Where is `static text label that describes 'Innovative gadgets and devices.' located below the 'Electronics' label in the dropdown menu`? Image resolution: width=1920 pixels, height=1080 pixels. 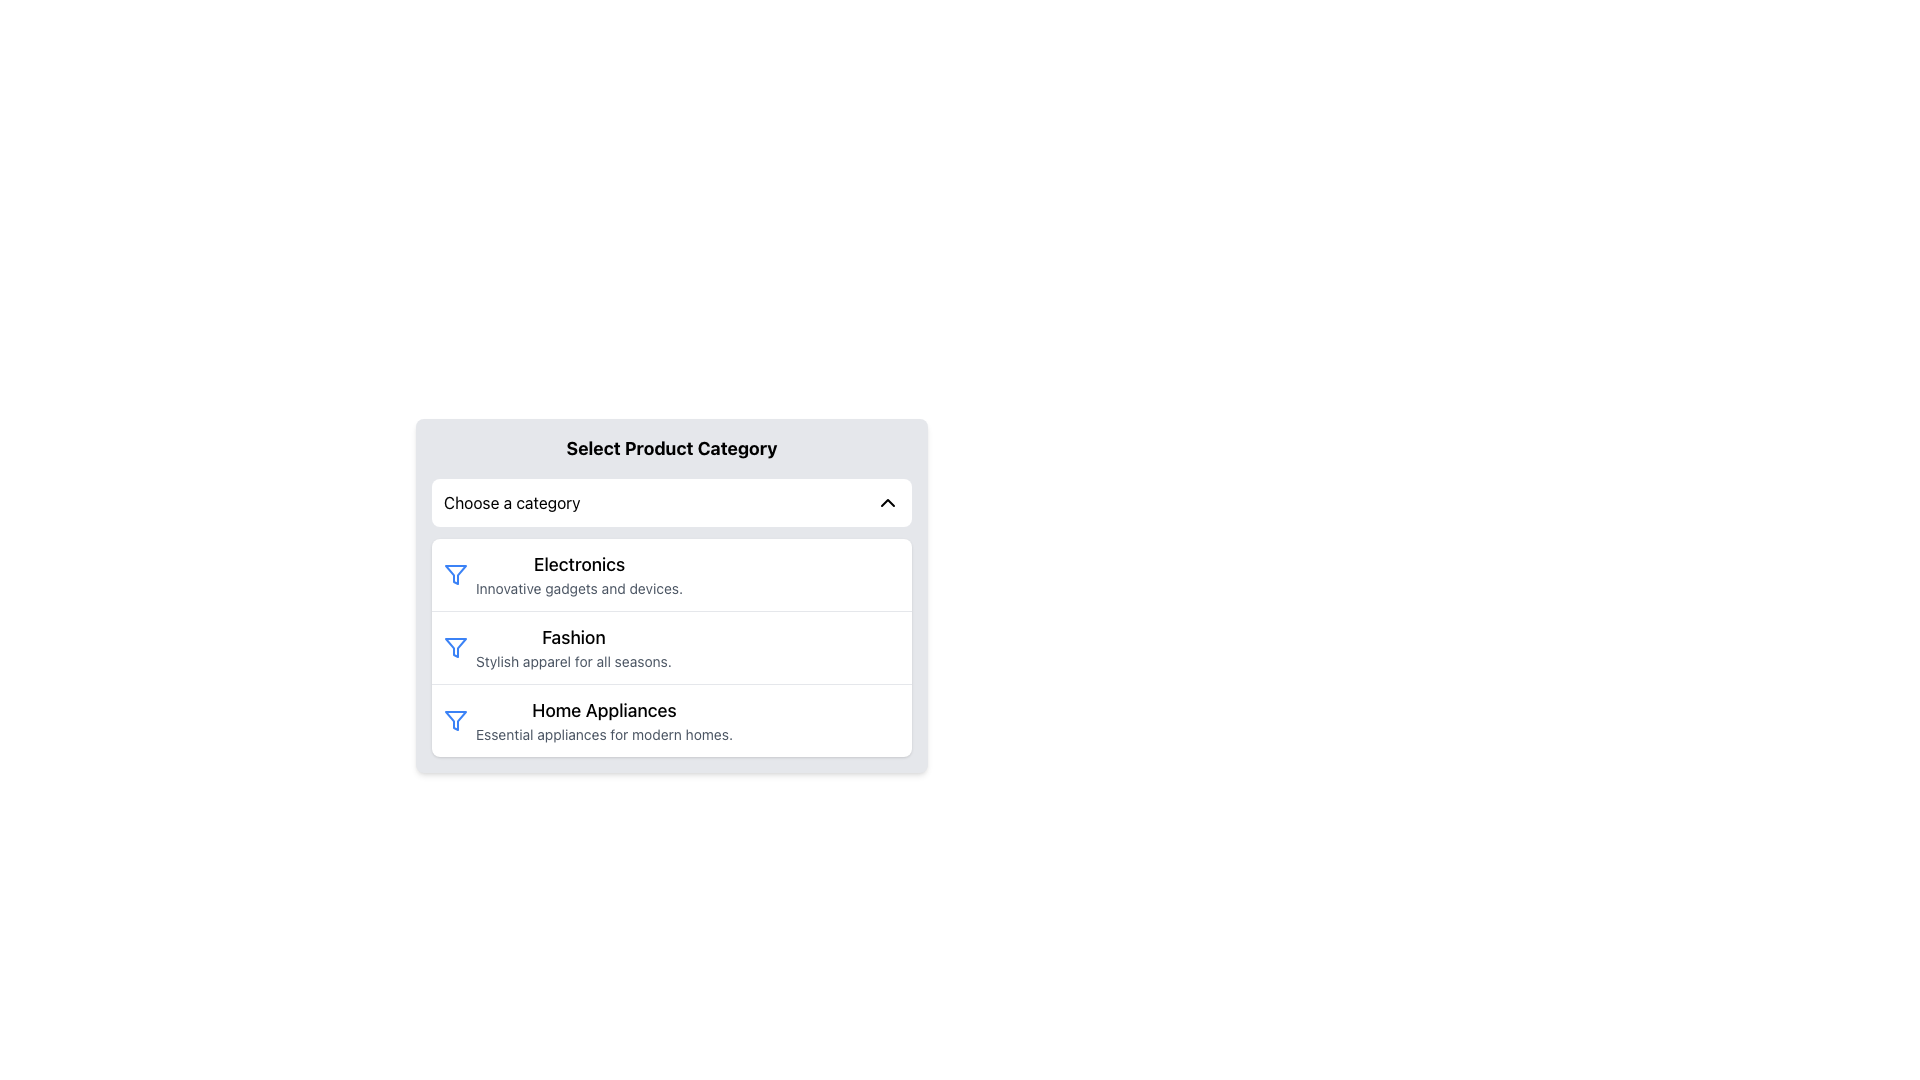
static text label that describes 'Innovative gadgets and devices.' located below the 'Electronics' label in the dropdown menu is located at coordinates (578, 588).